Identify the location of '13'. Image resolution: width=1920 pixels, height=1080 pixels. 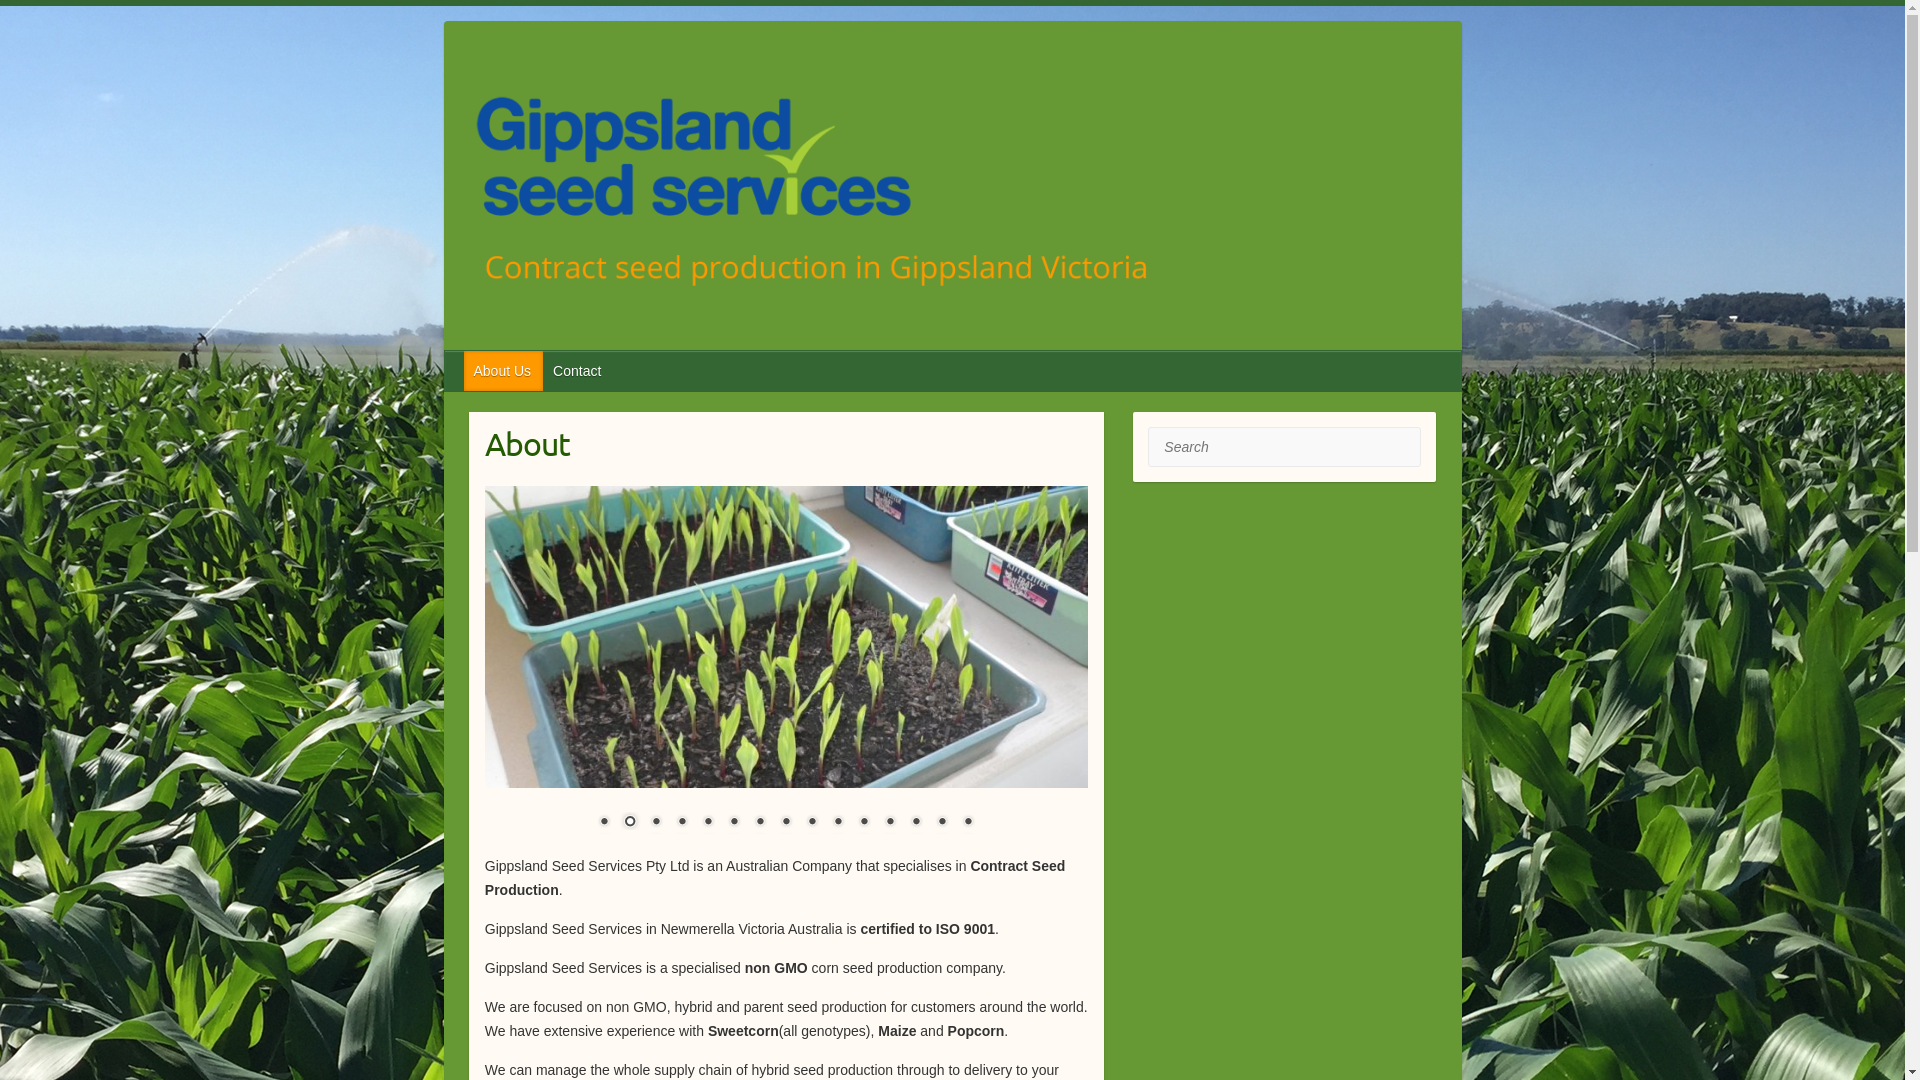
(915, 822).